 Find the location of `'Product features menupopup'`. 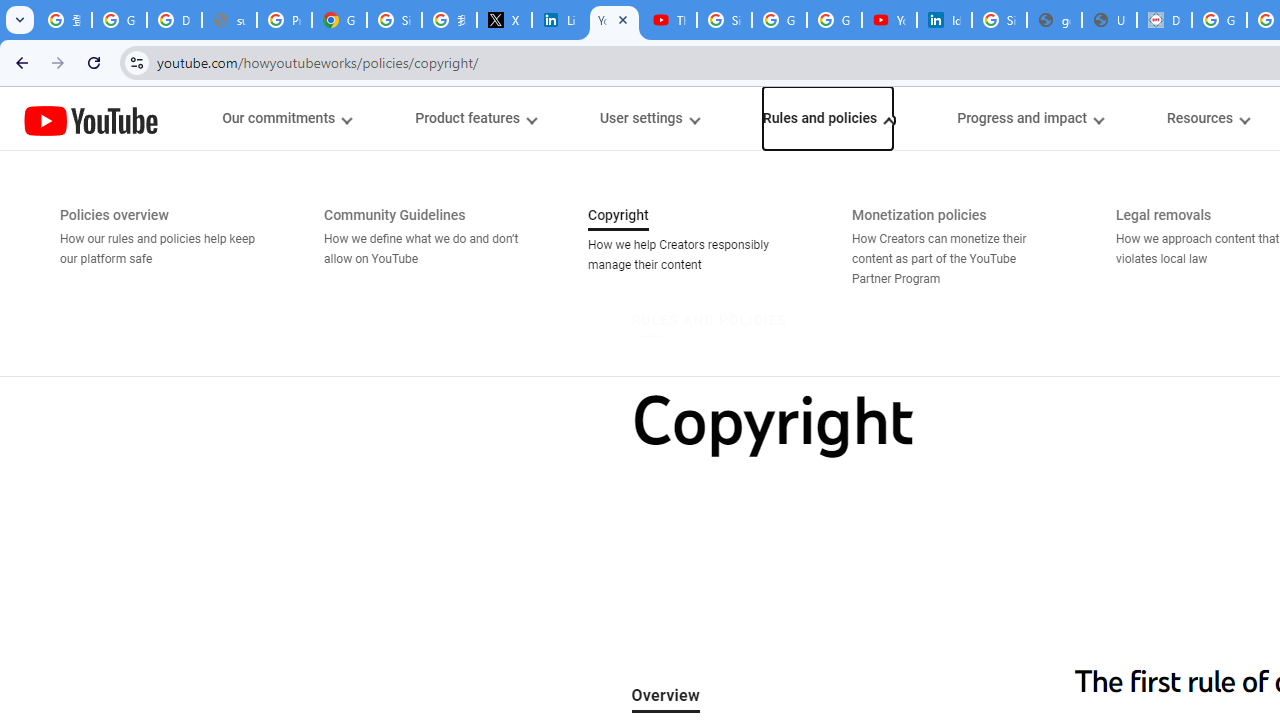

'Product features menupopup' is located at coordinates (474, 118).